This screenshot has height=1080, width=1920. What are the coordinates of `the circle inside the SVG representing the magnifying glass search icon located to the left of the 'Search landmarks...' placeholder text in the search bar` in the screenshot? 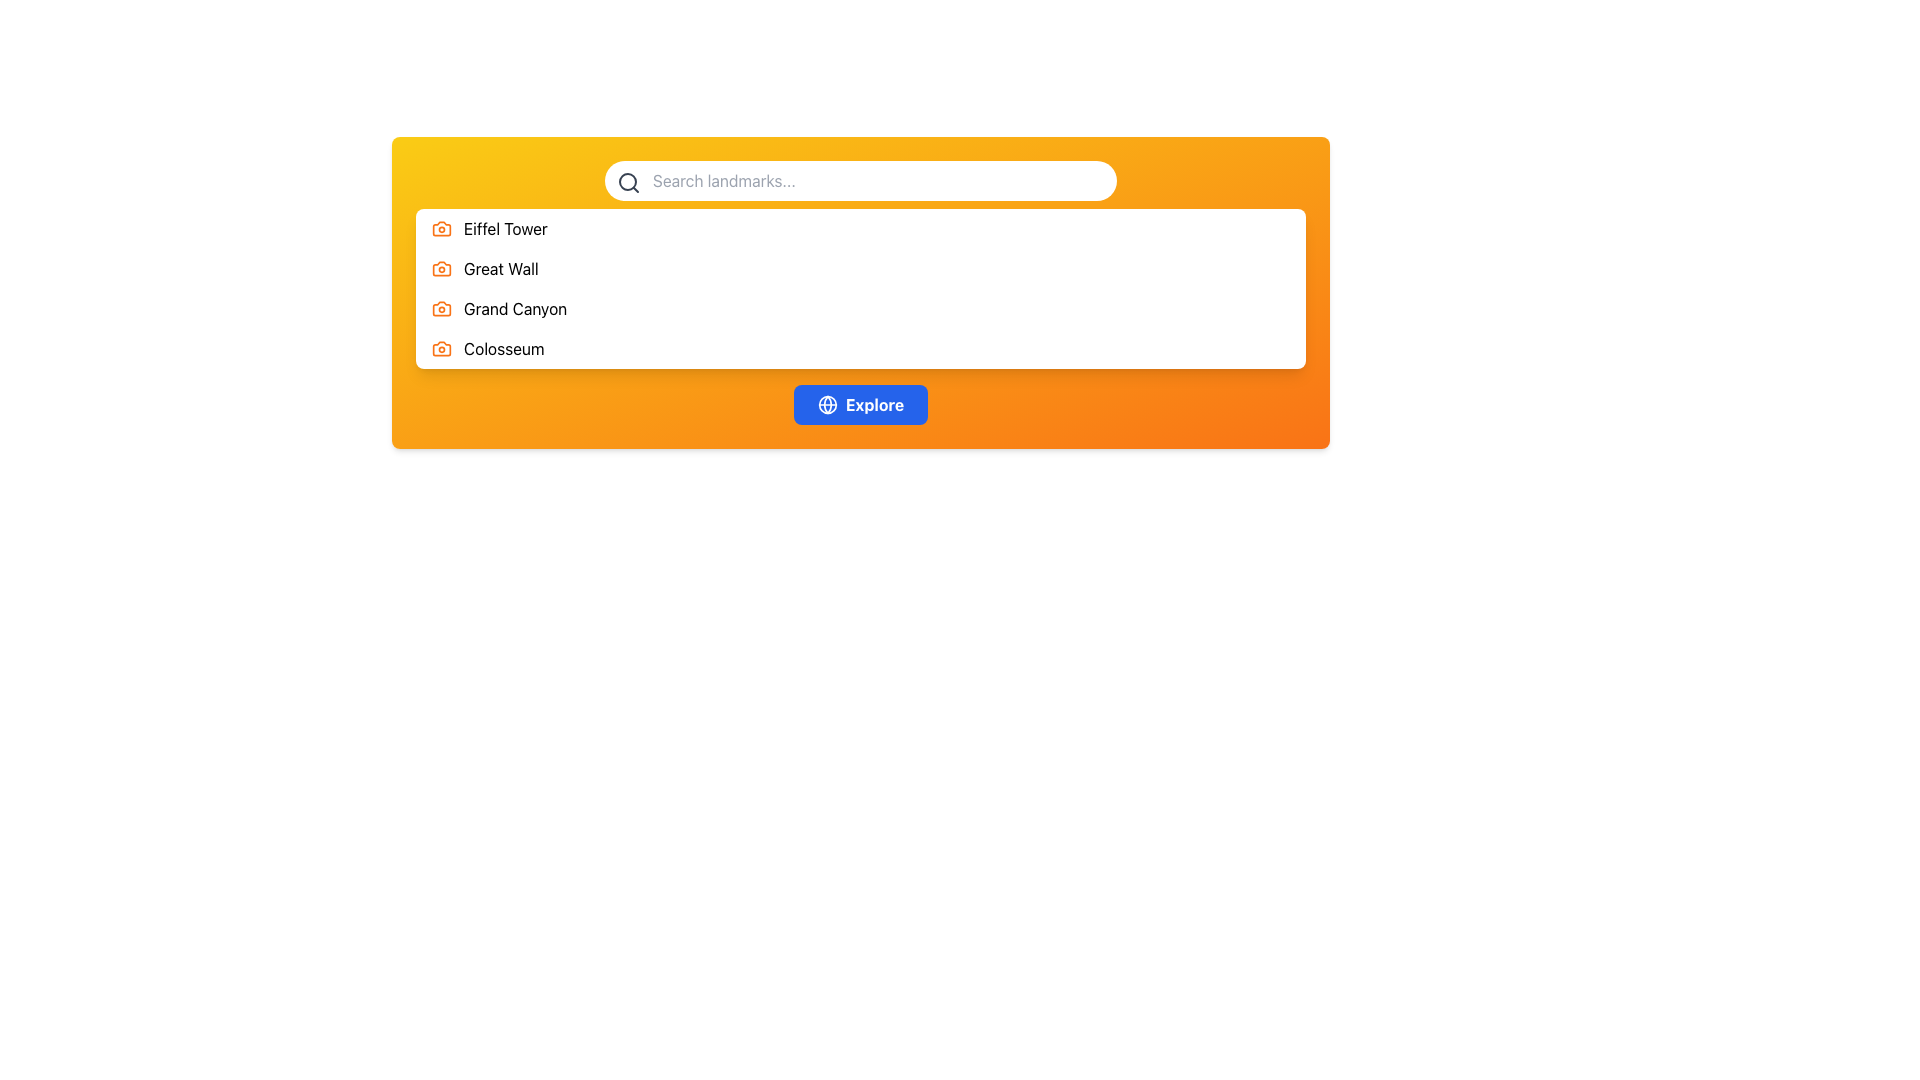 It's located at (627, 181).